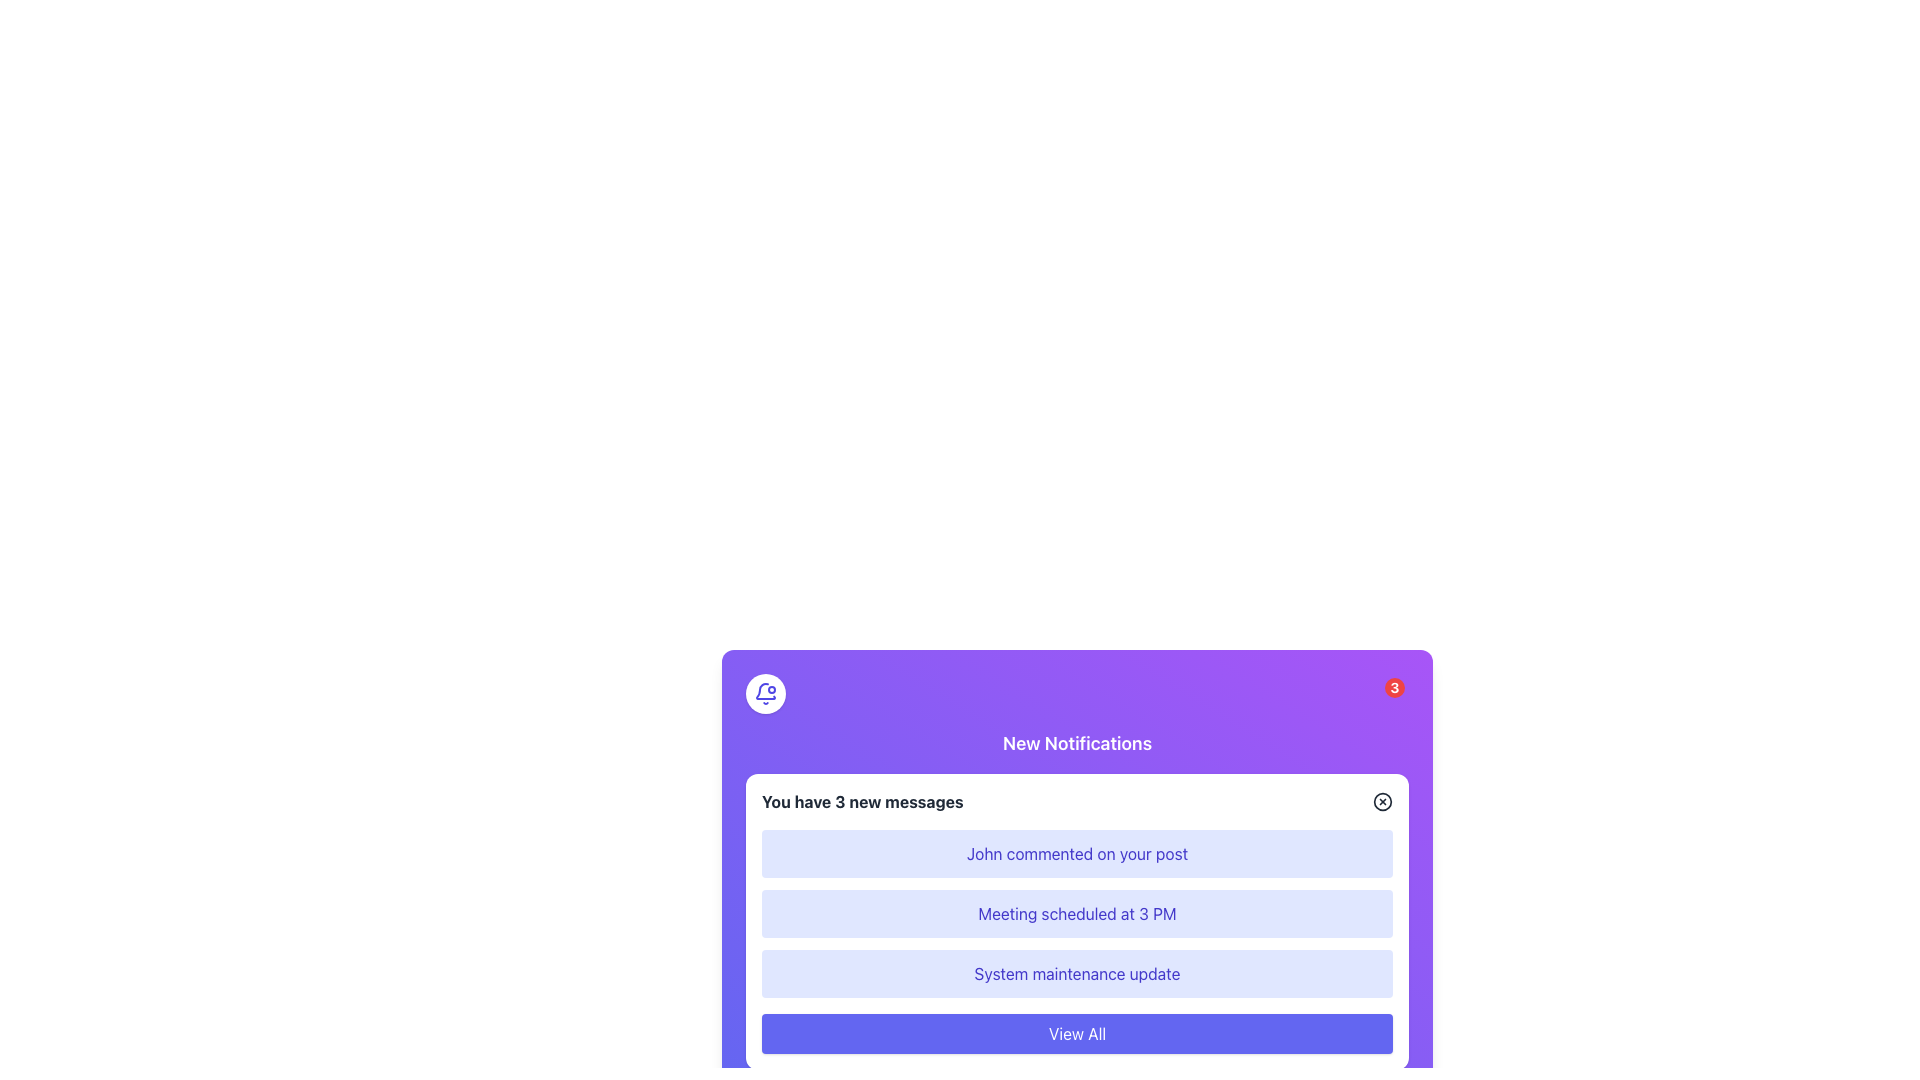 The image size is (1920, 1080). What do you see at coordinates (1381, 801) in the screenshot?
I see `the circular SVG element located at the top-right of the notification card, which is used for dismissing or closing notifications` at bounding box center [1381, 801].